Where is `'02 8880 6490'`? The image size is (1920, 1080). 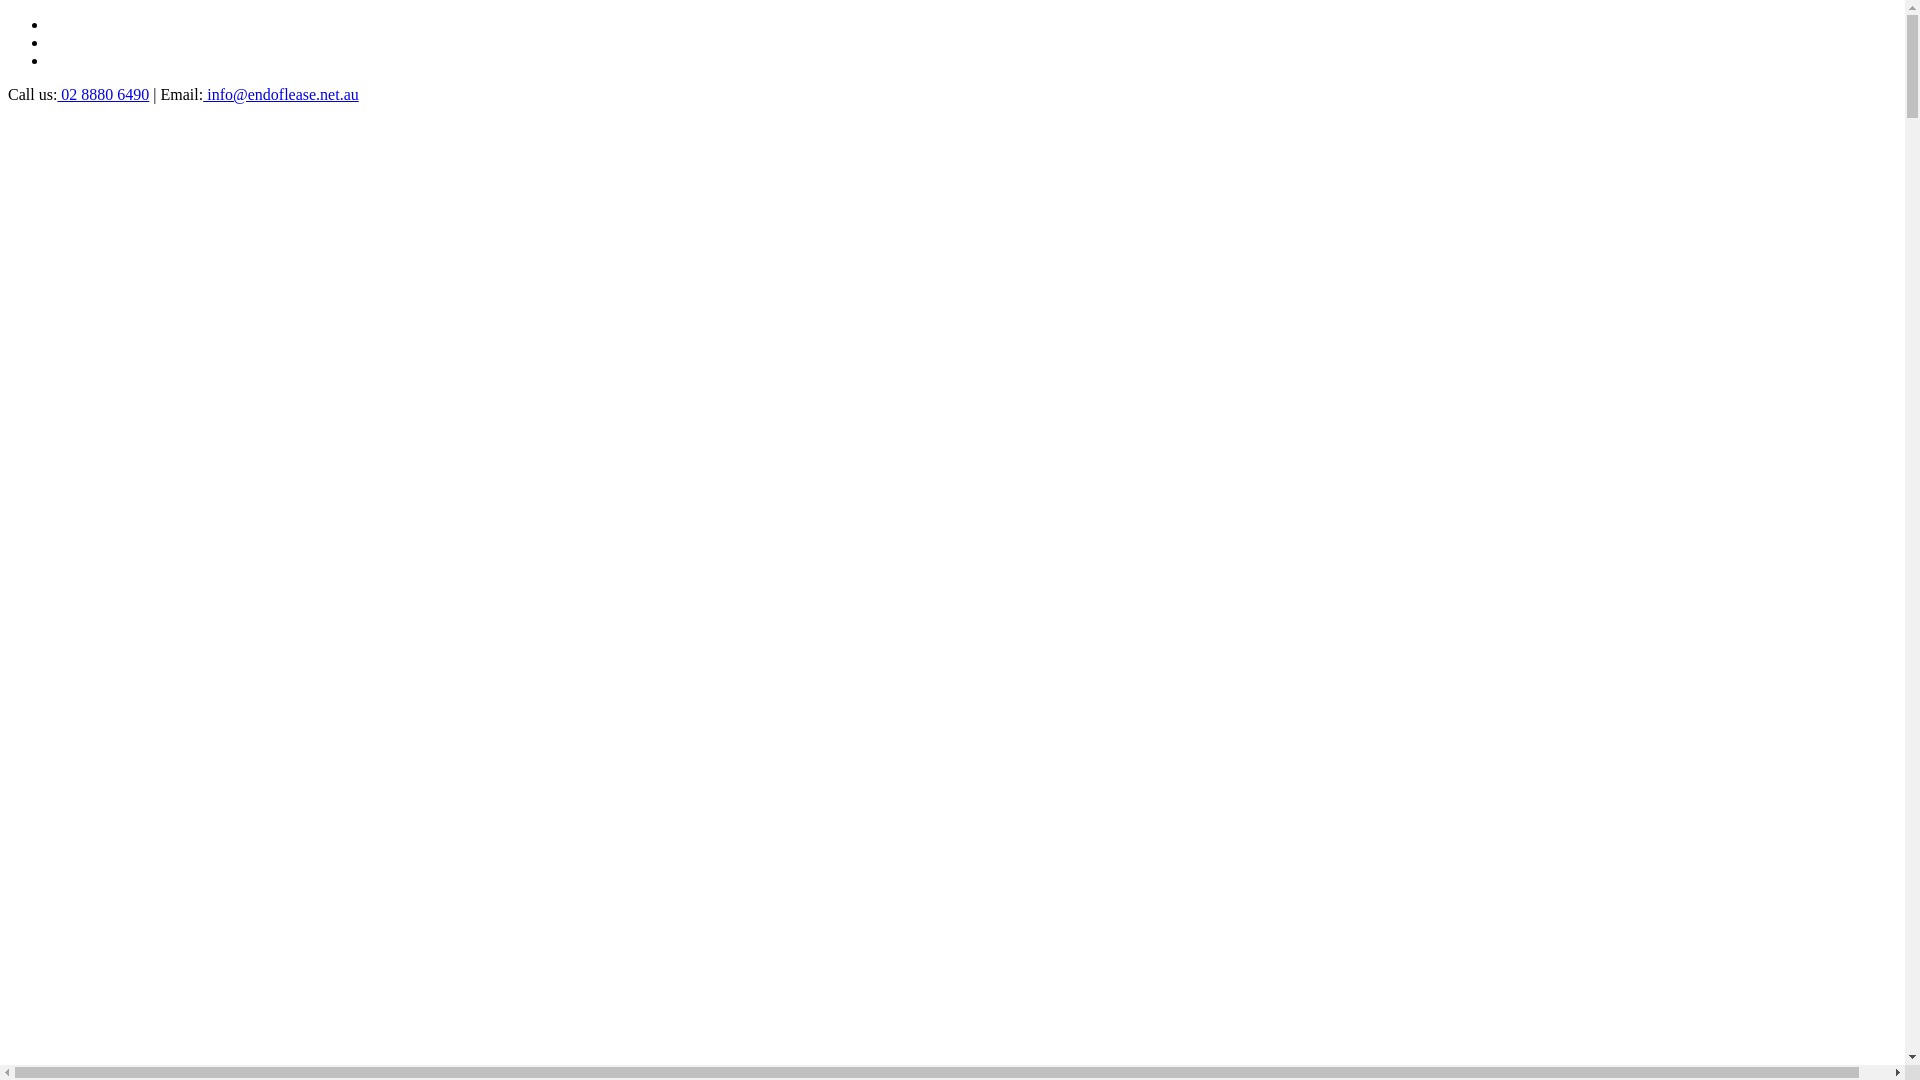
'02 8880 6490' is located at coordinates (101, 94).